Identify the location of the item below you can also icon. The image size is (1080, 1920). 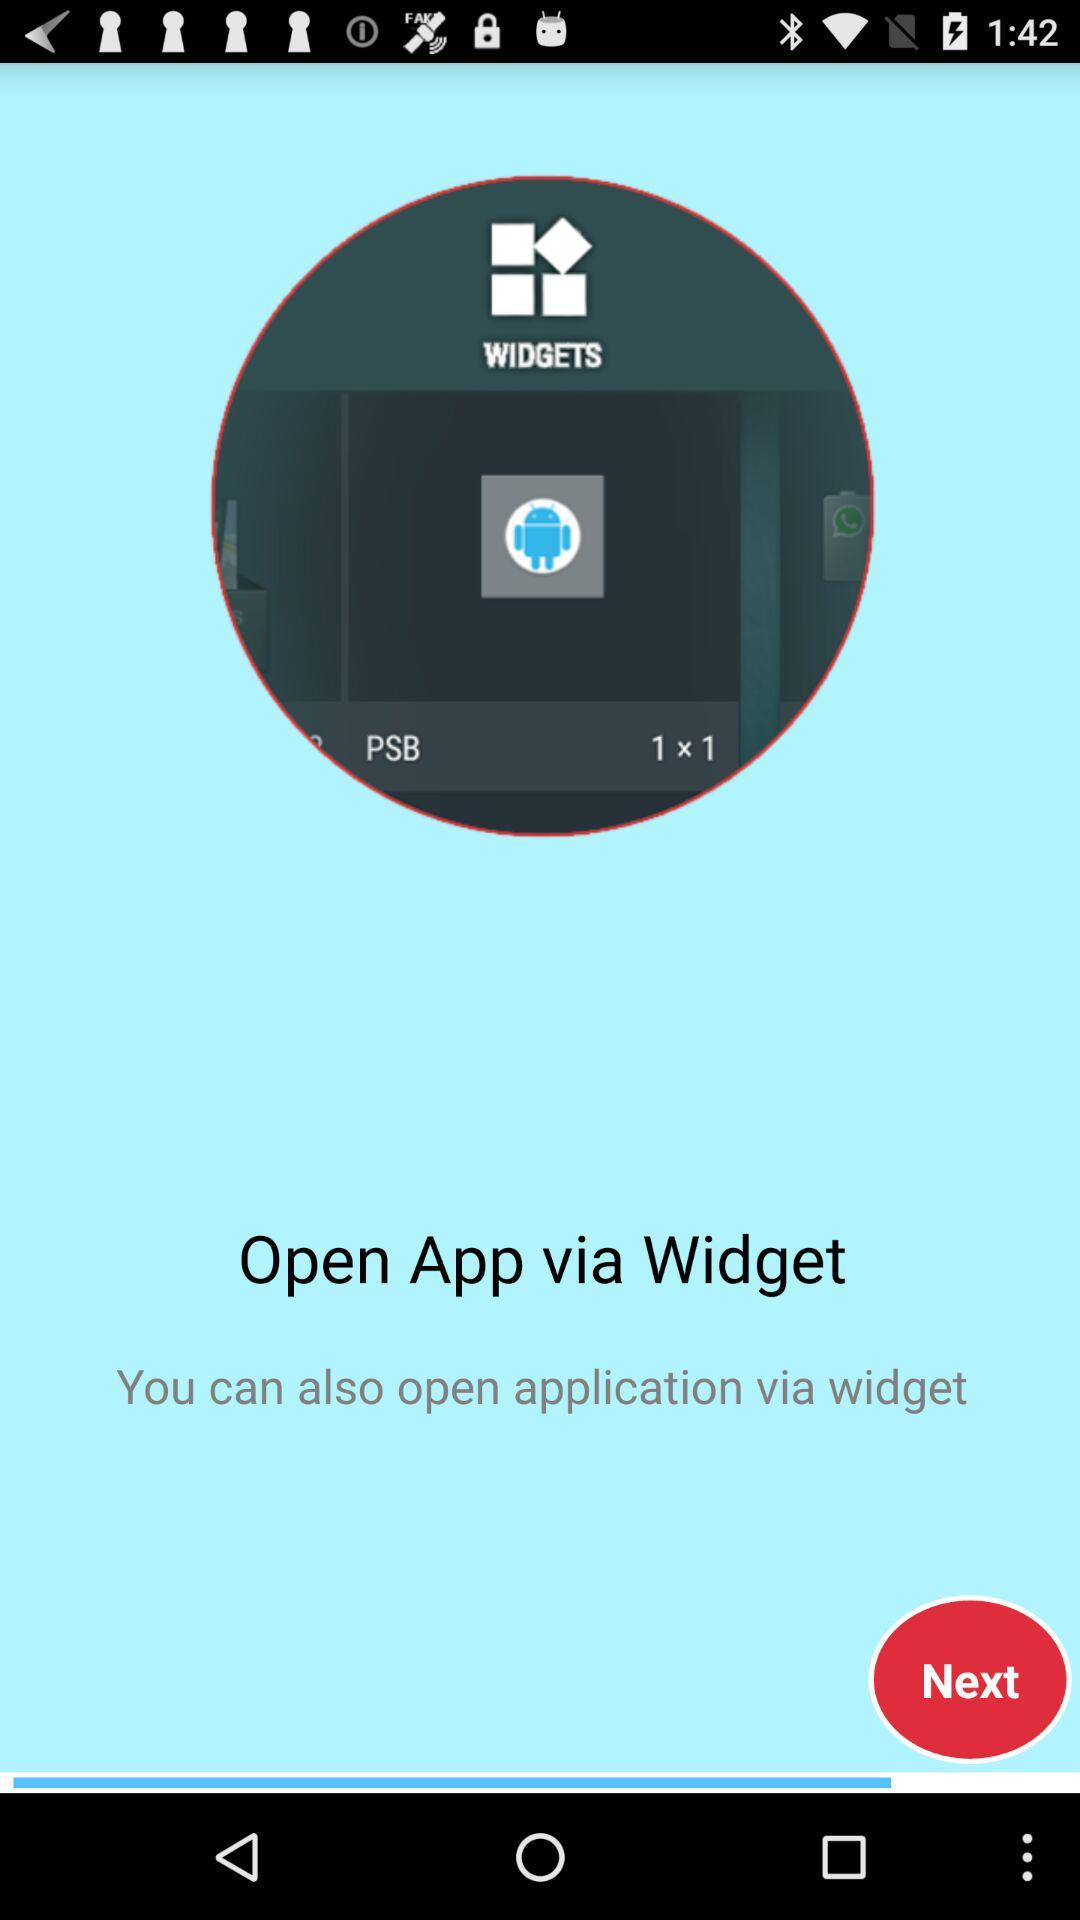
(969, 1679).